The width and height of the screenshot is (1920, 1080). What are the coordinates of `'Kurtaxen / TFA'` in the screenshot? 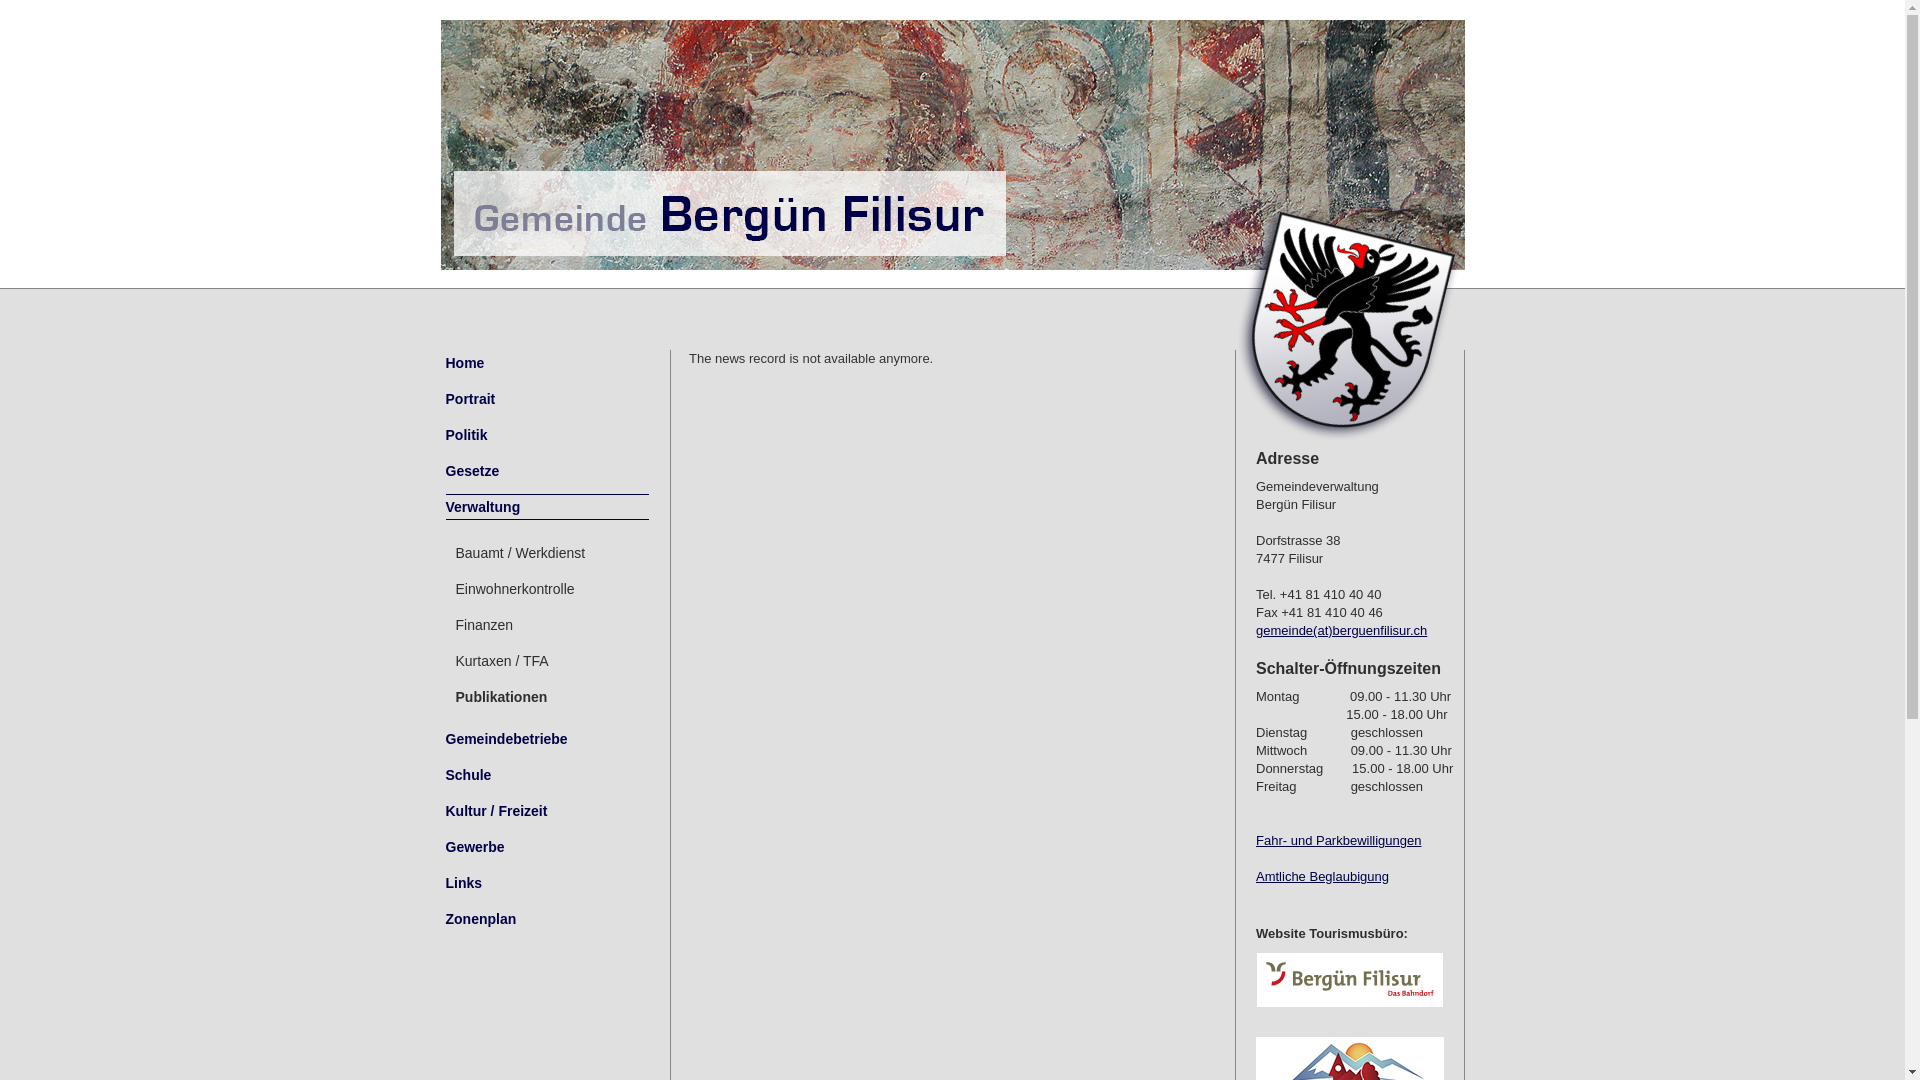 It's located at (547, 660).